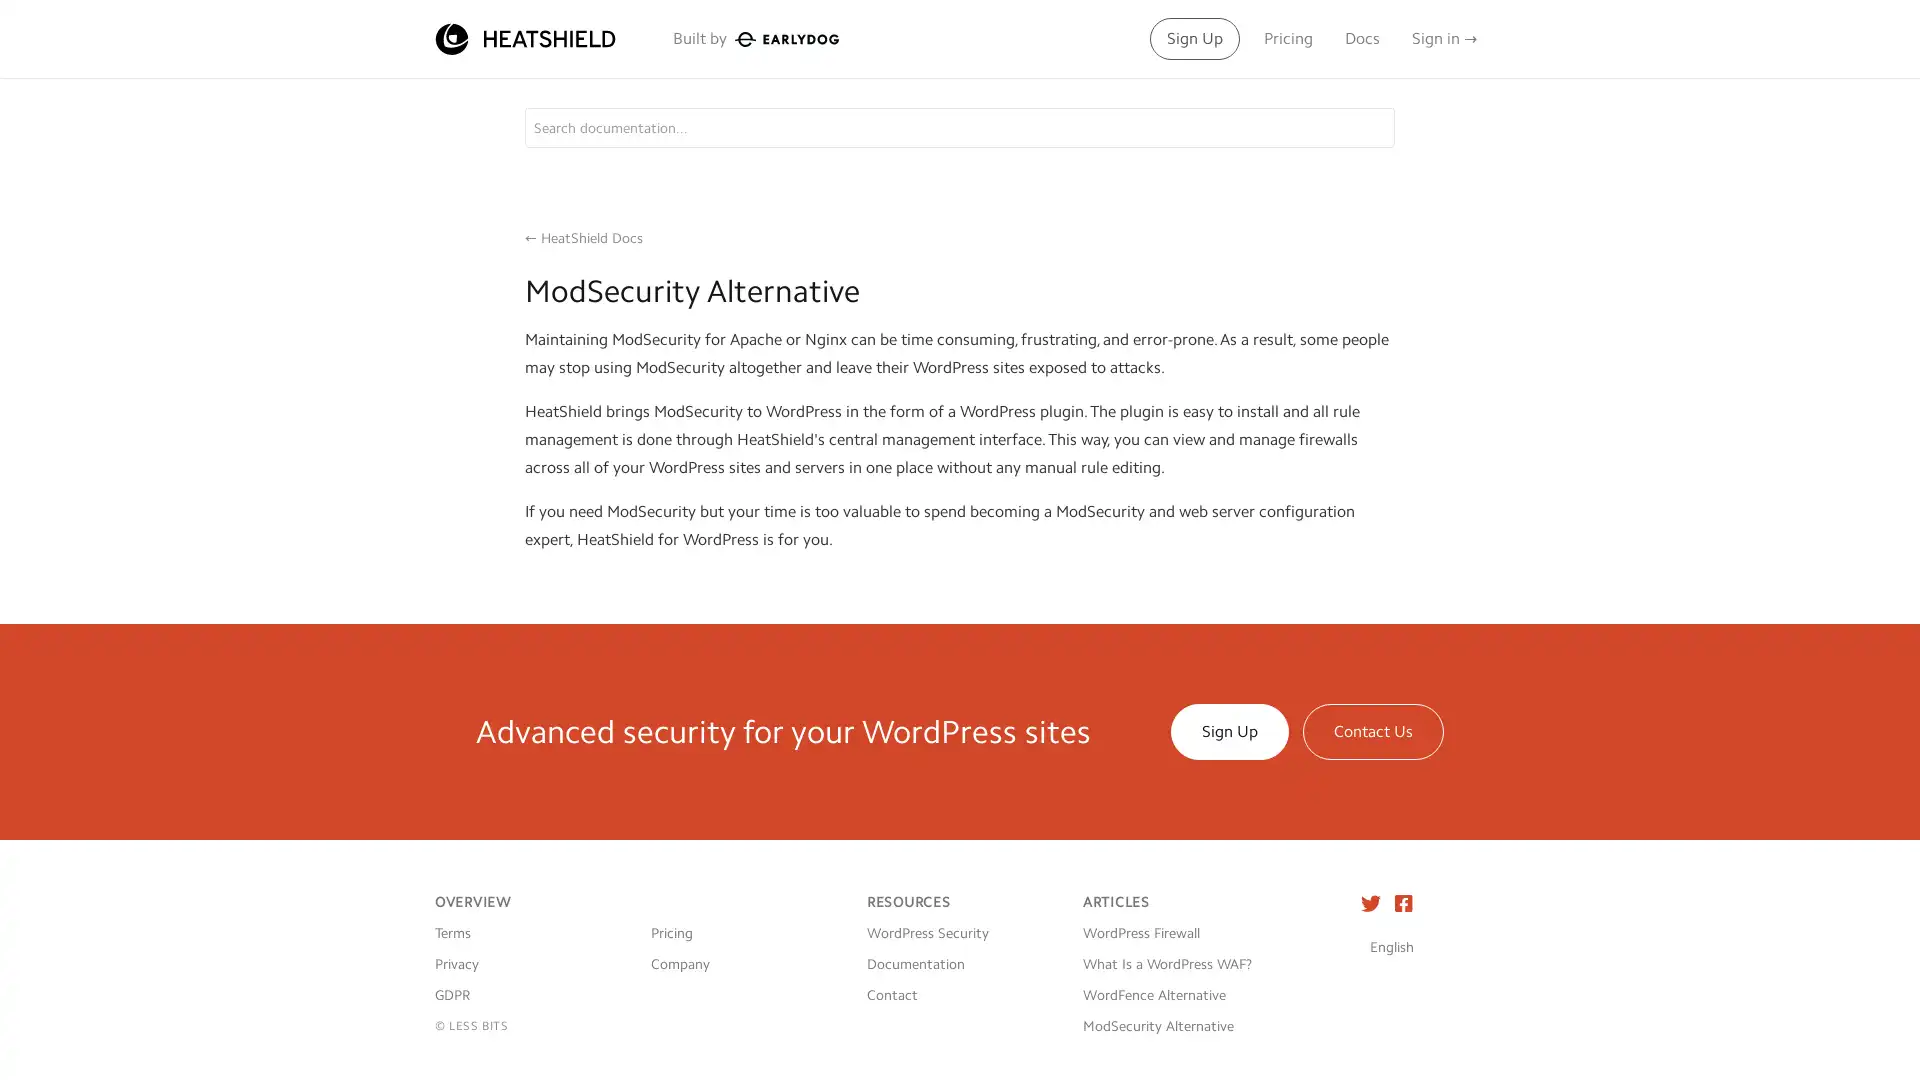  What do you see at coordinates (1288, 38) in the screenshot?
I see `Pricing` at bounding box center [1288, 38].